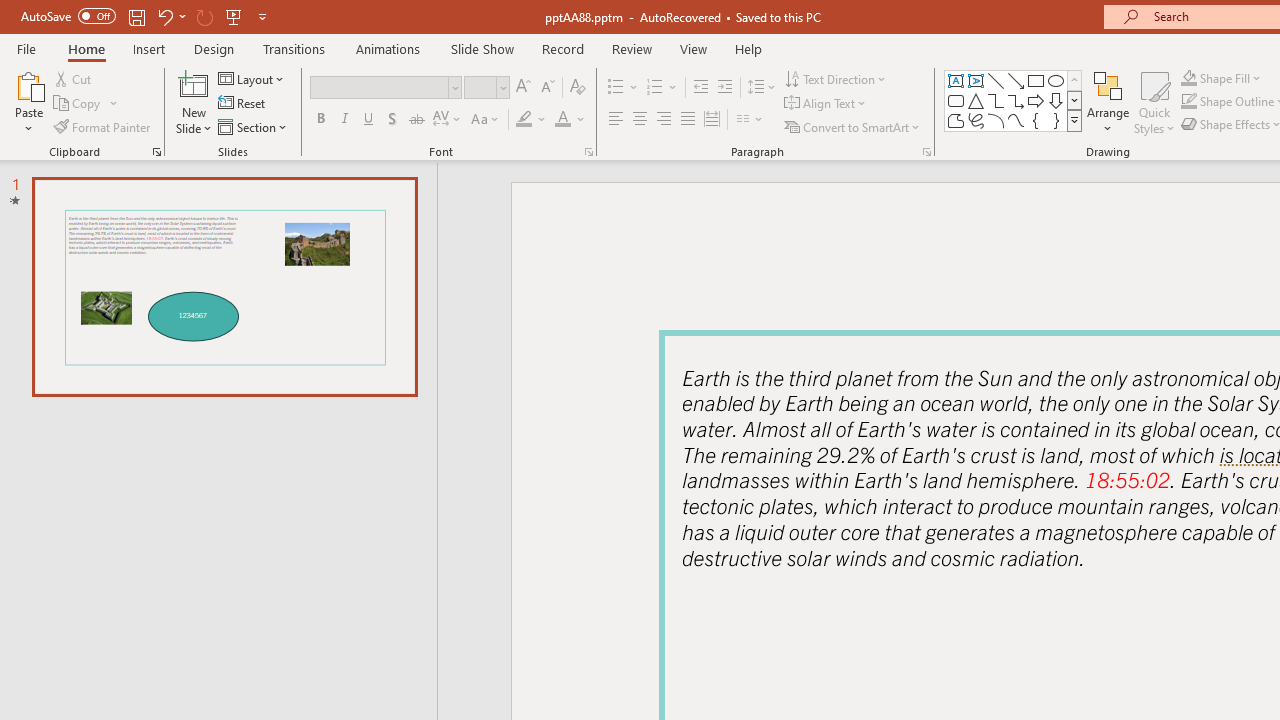 The width and height of the screenshot is (1280, 720). What do you see at coordinates (576, 86) in the screenshot?
I see `'Clear Formatting'` at bounding box center [576, 86].